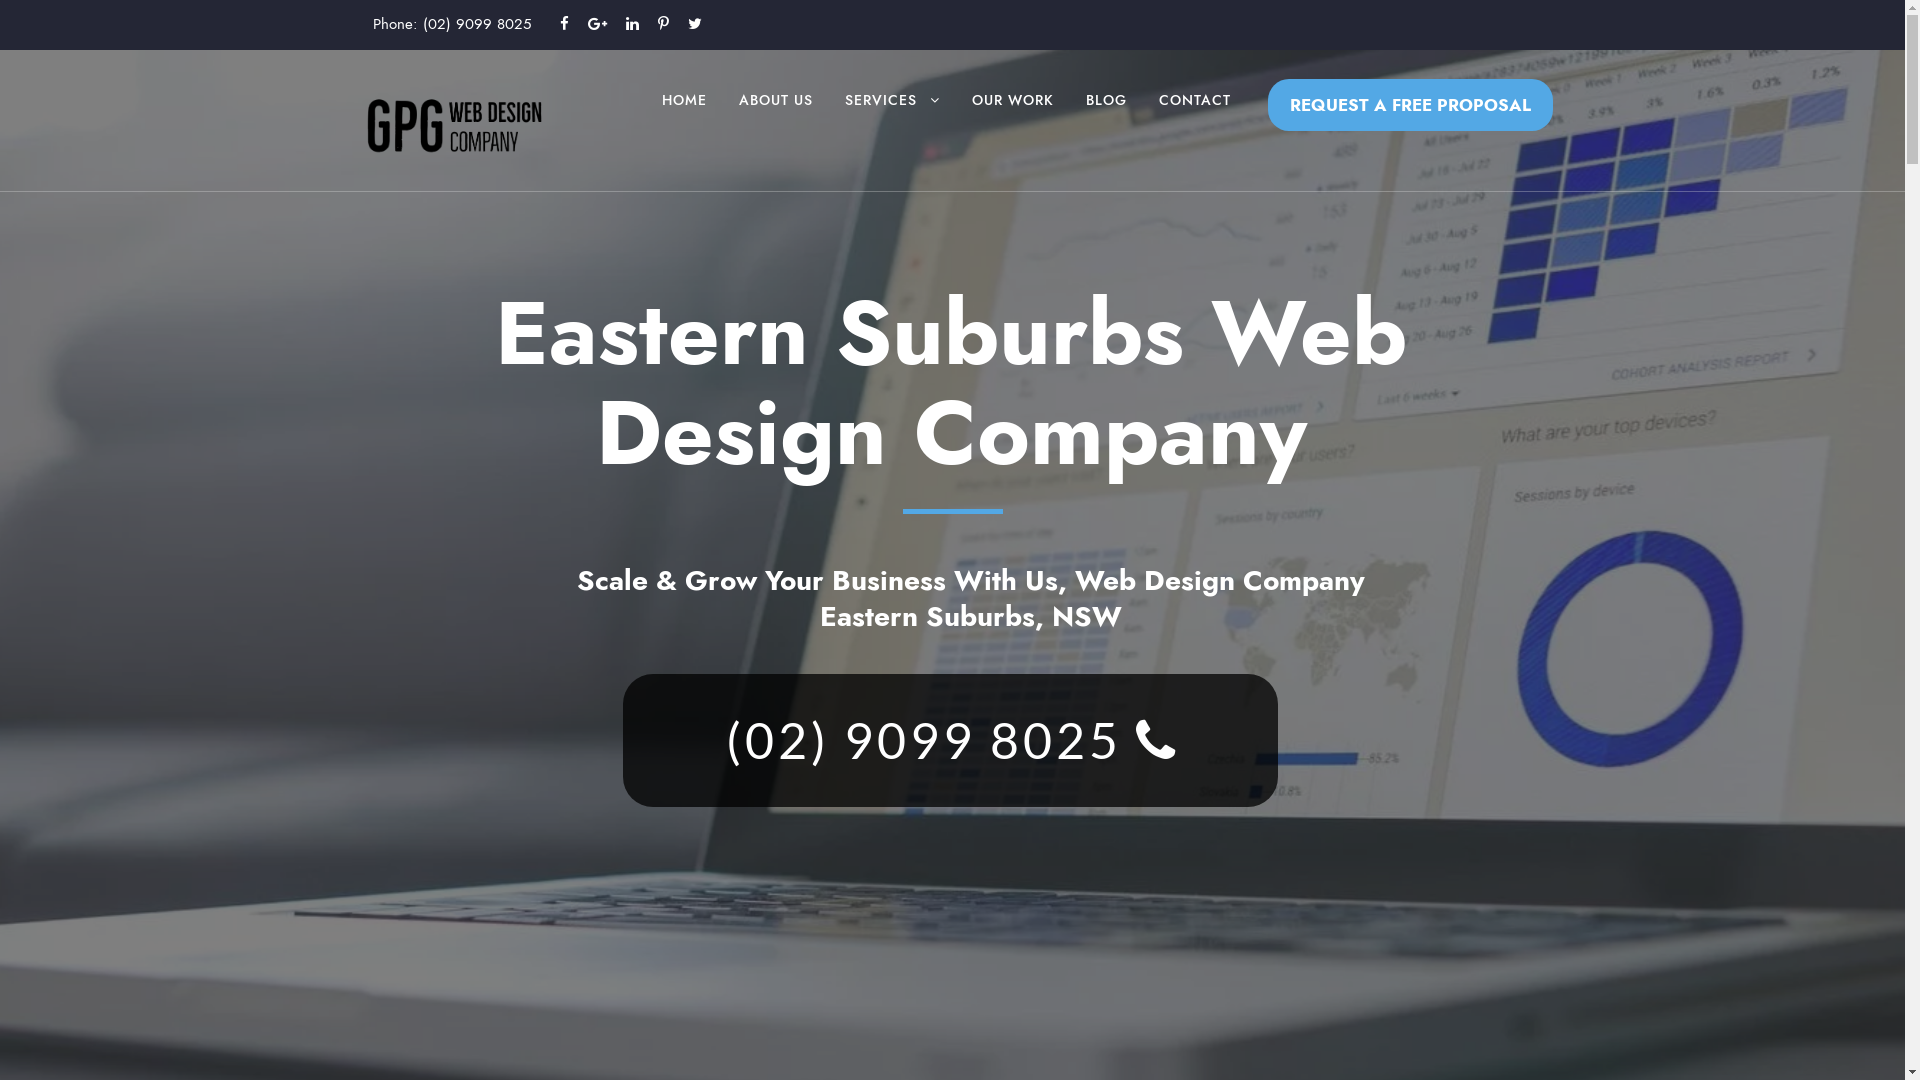  Describe the element at coordinates (773, 119) in the screenshot. I see `'ABOUT US'` at that location.